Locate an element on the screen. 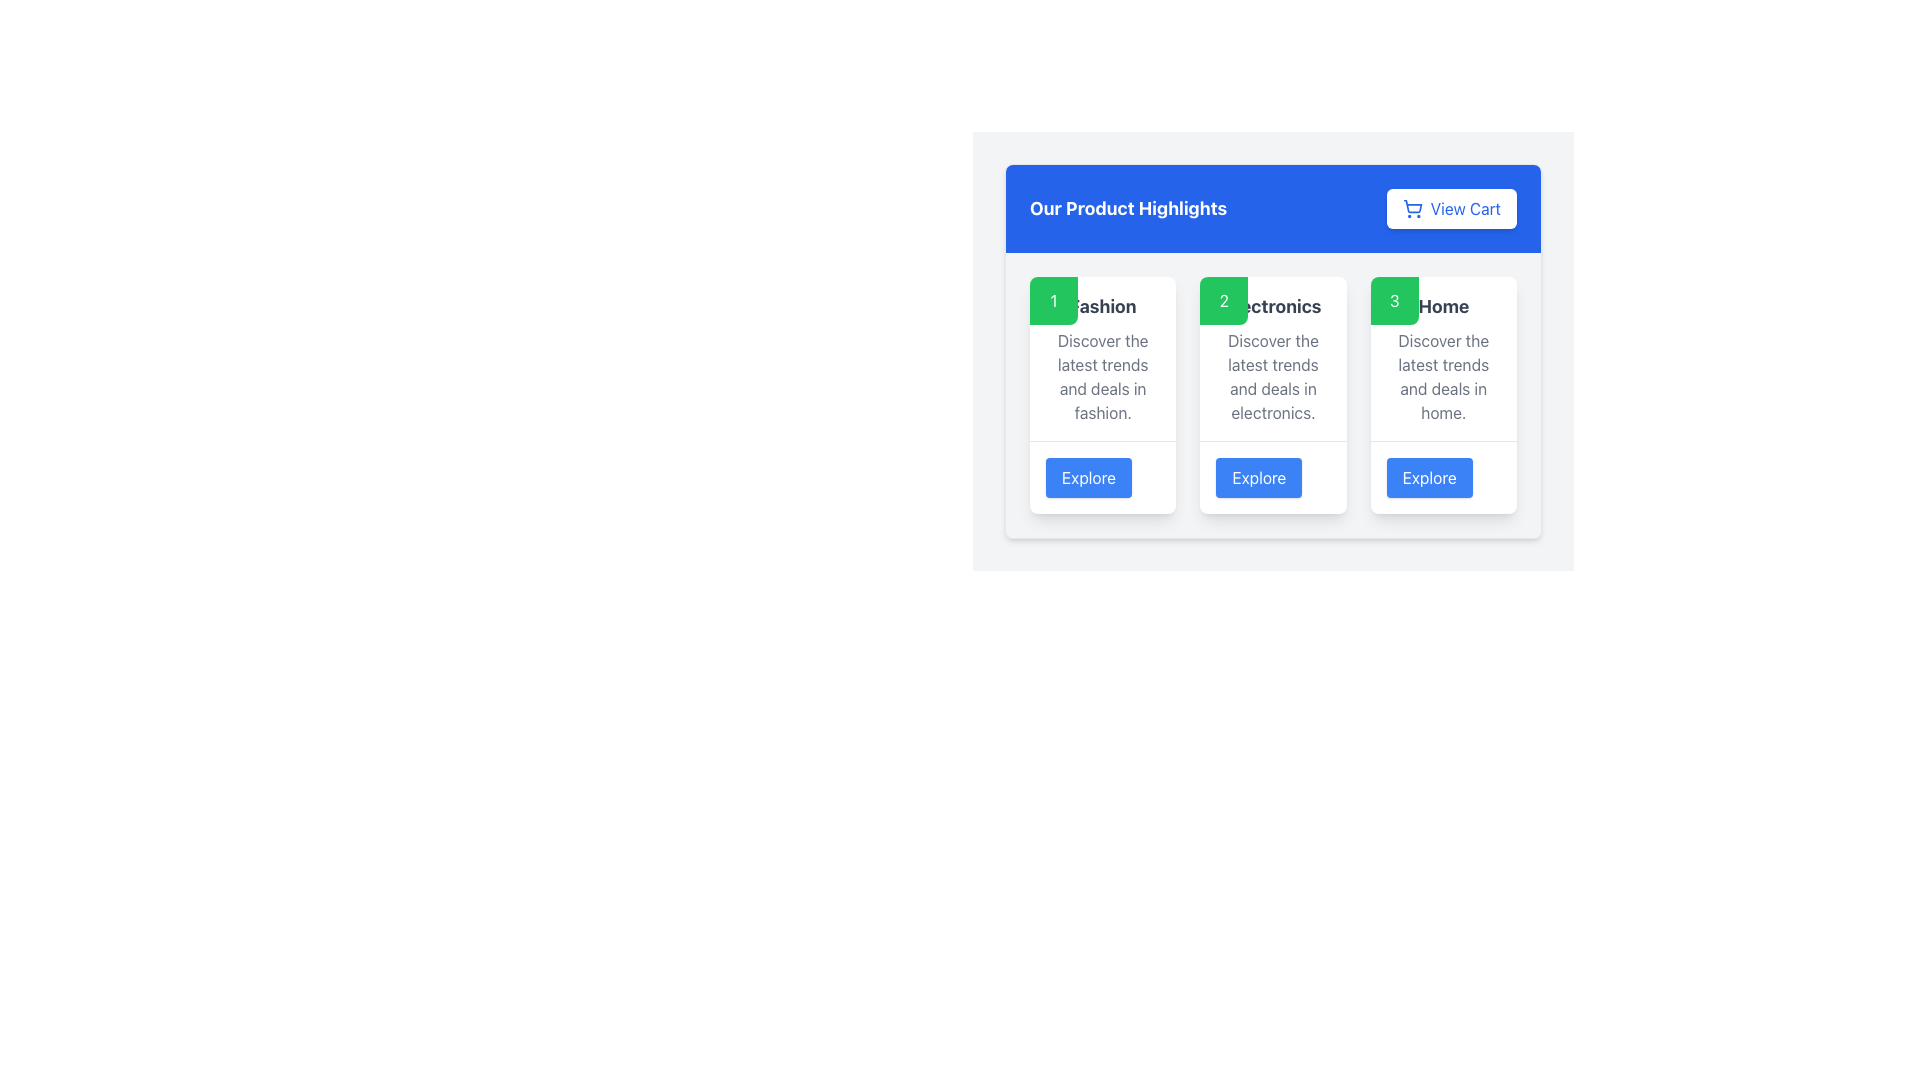 This screenshot has height=1080, width=1920. the 'Explore' button with a vibrant blue background and white text located at the bottom of the 'Electronics' card is located at coordinates (1272, 477).